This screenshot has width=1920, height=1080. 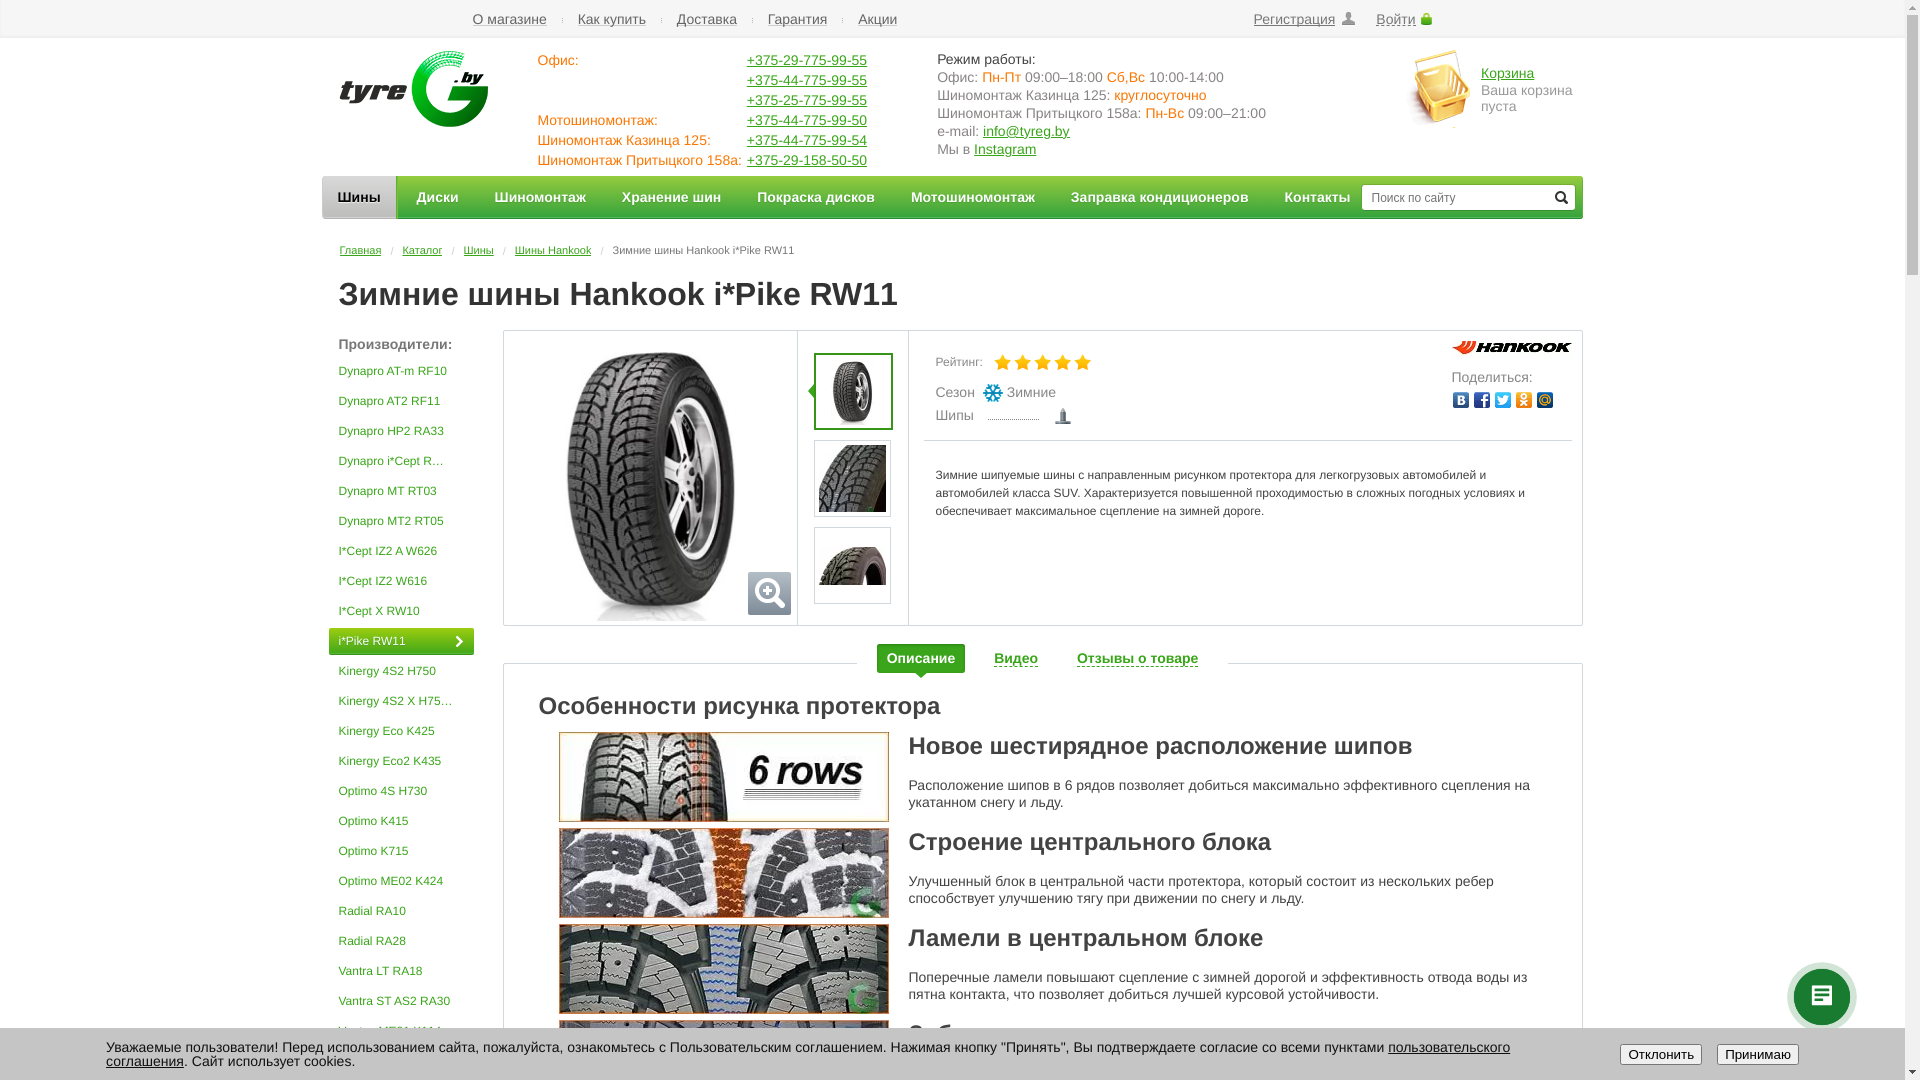 I want to click on '+375-29-158-50-50', so click(x=806, y=158).